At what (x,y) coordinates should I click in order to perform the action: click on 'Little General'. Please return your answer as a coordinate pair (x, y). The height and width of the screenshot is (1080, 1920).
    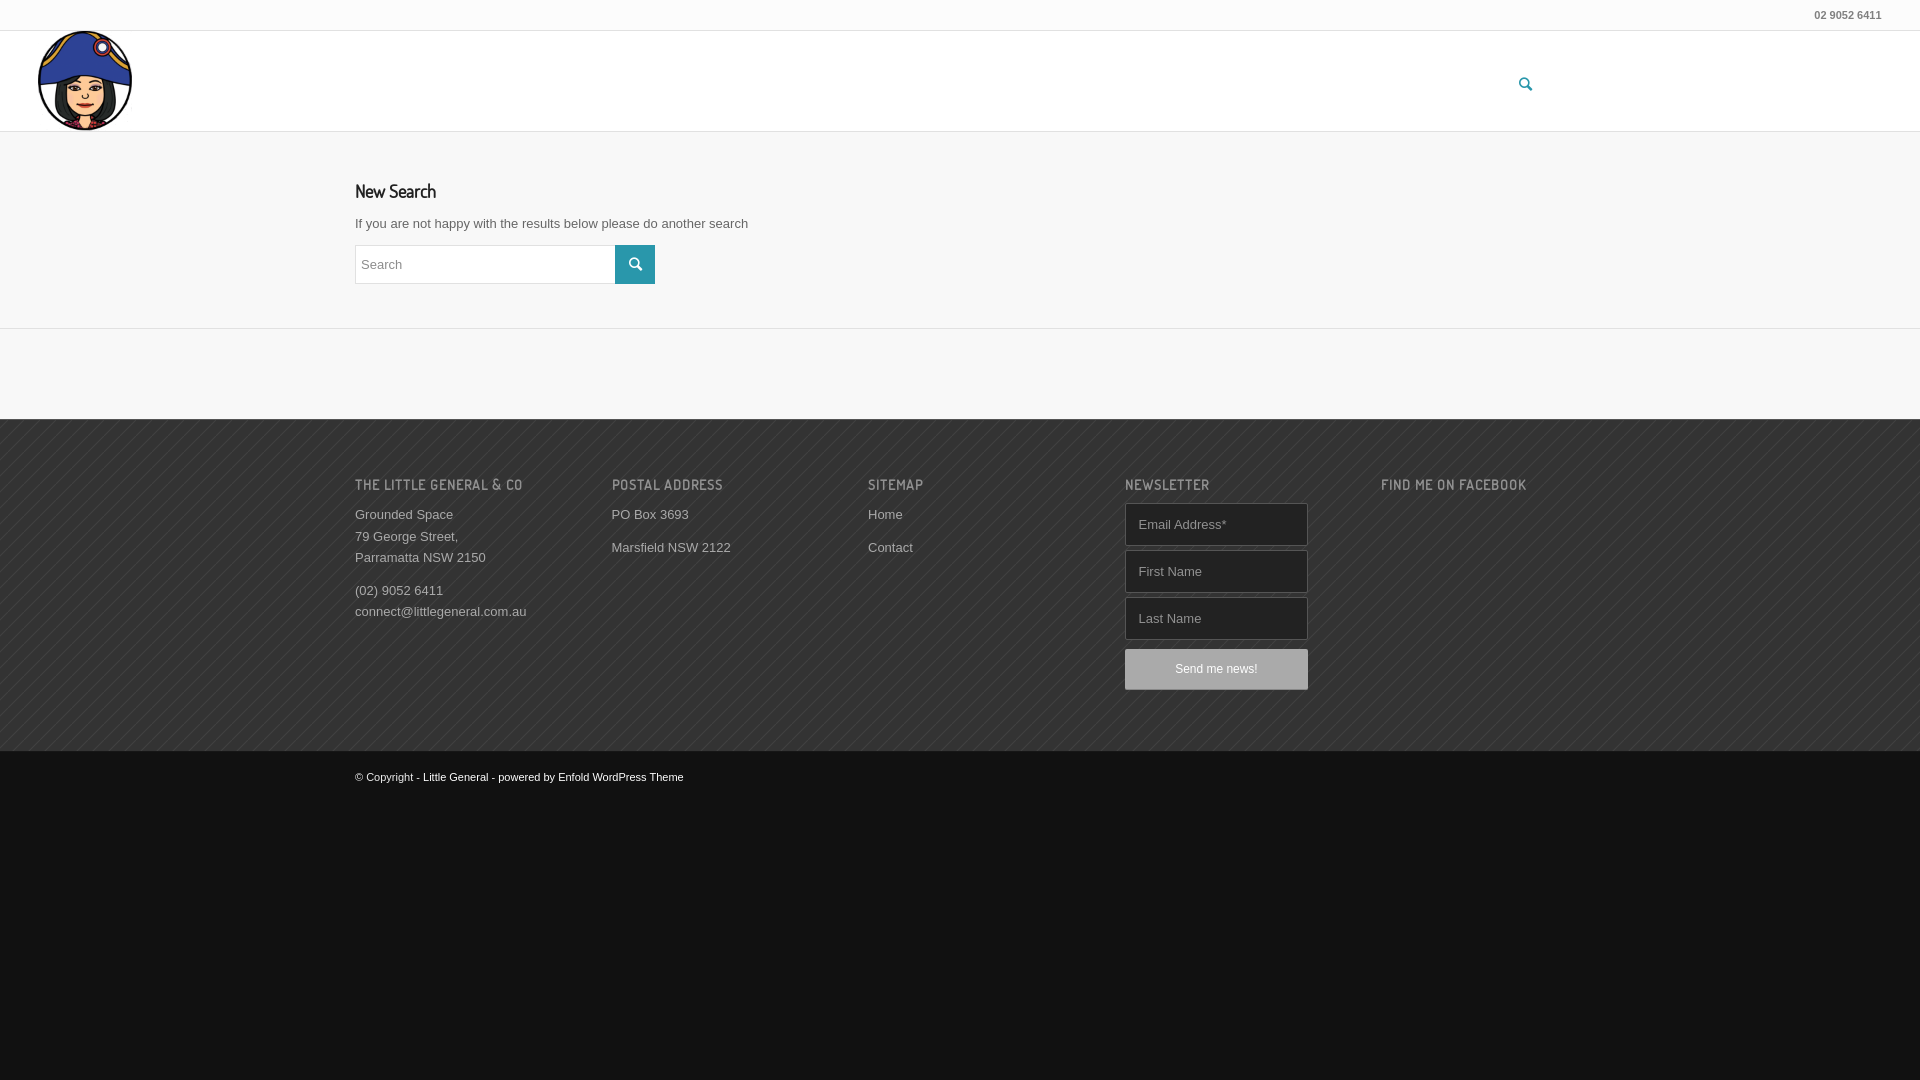
    Looking at the image, I should click on (454, 775).